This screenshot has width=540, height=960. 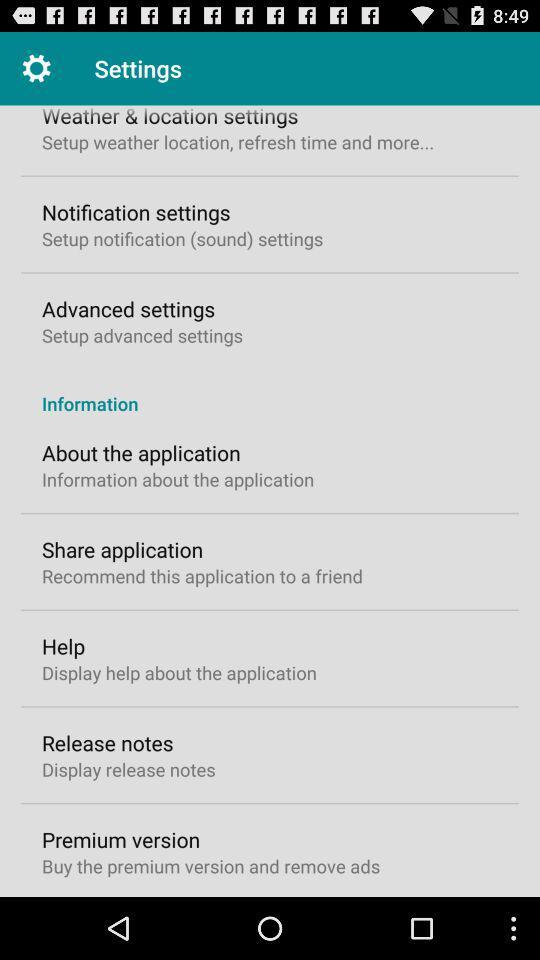 What do you see at coordinates (202, 576) in the screenshot?
I see `the item below the share application item` at bounding box center [202, 576].